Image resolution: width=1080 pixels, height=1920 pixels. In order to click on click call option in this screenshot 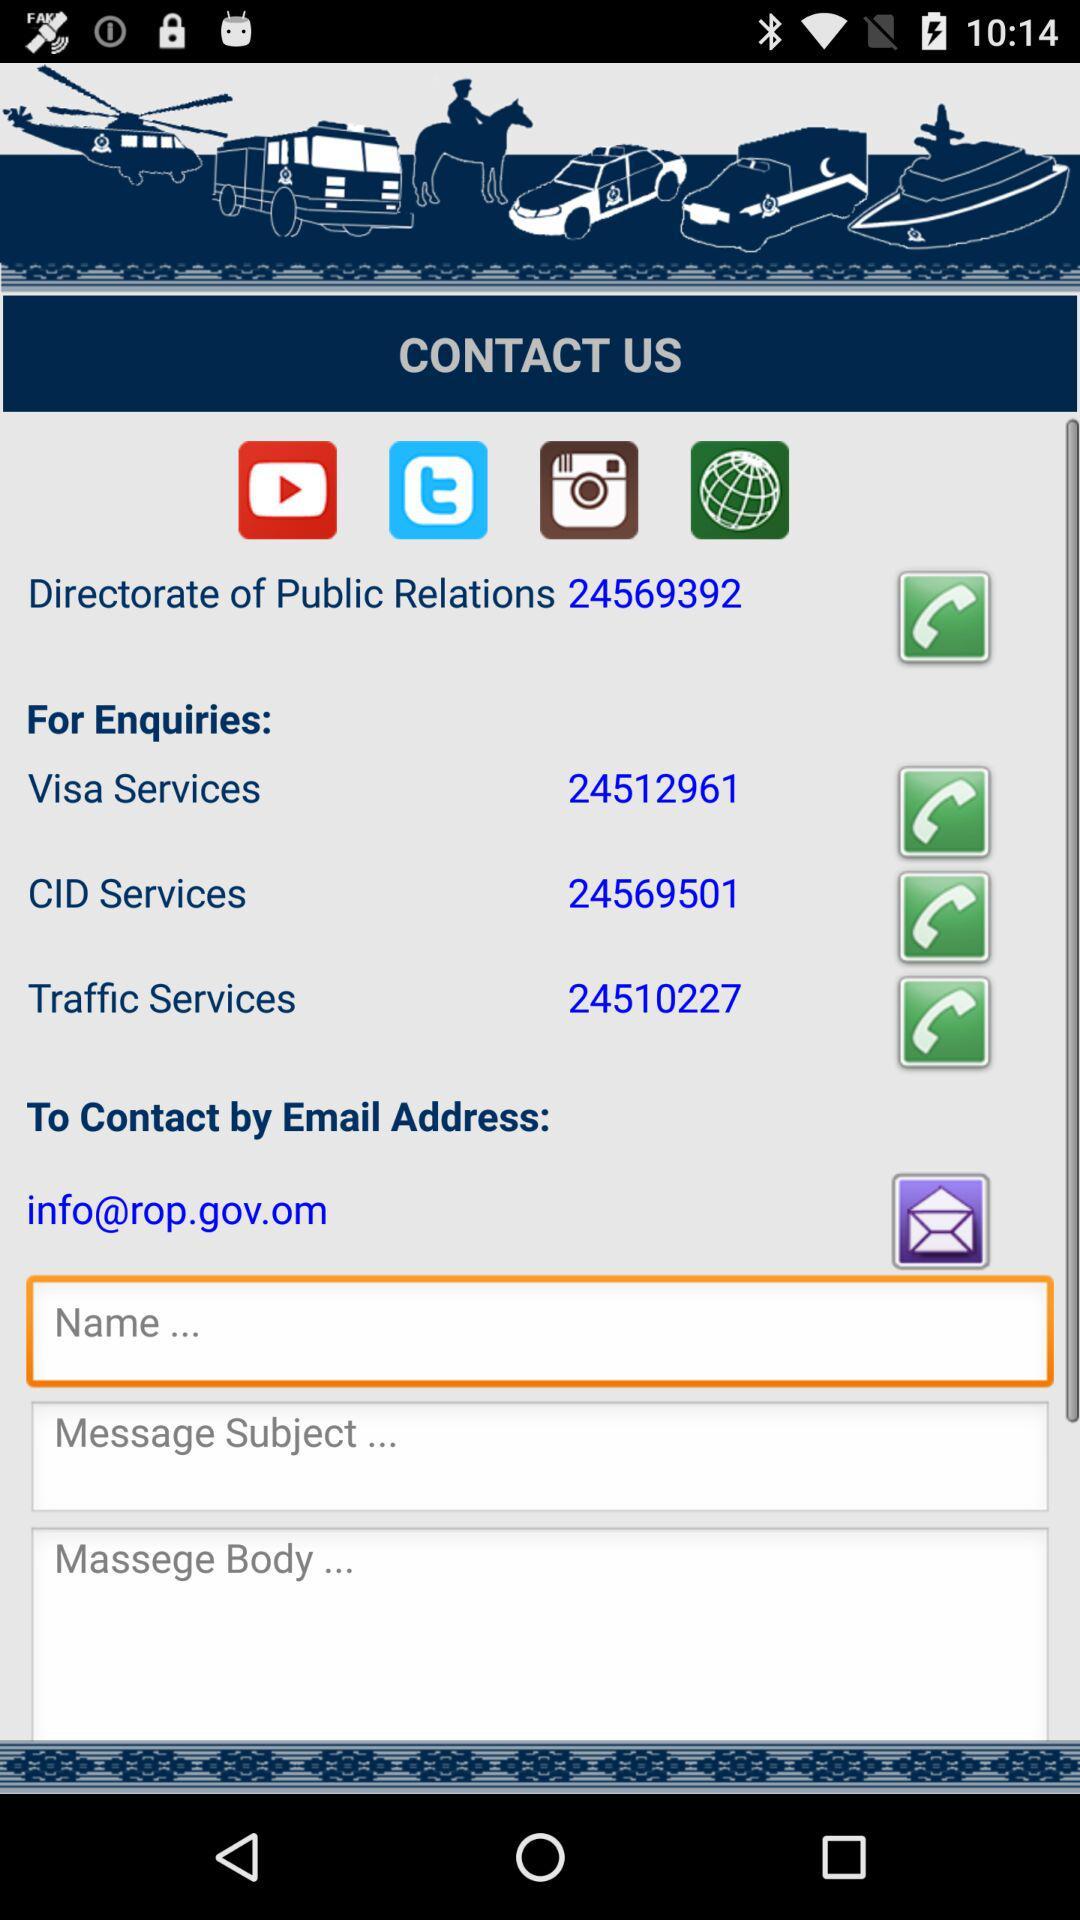, I will do `click(944, 916)`.